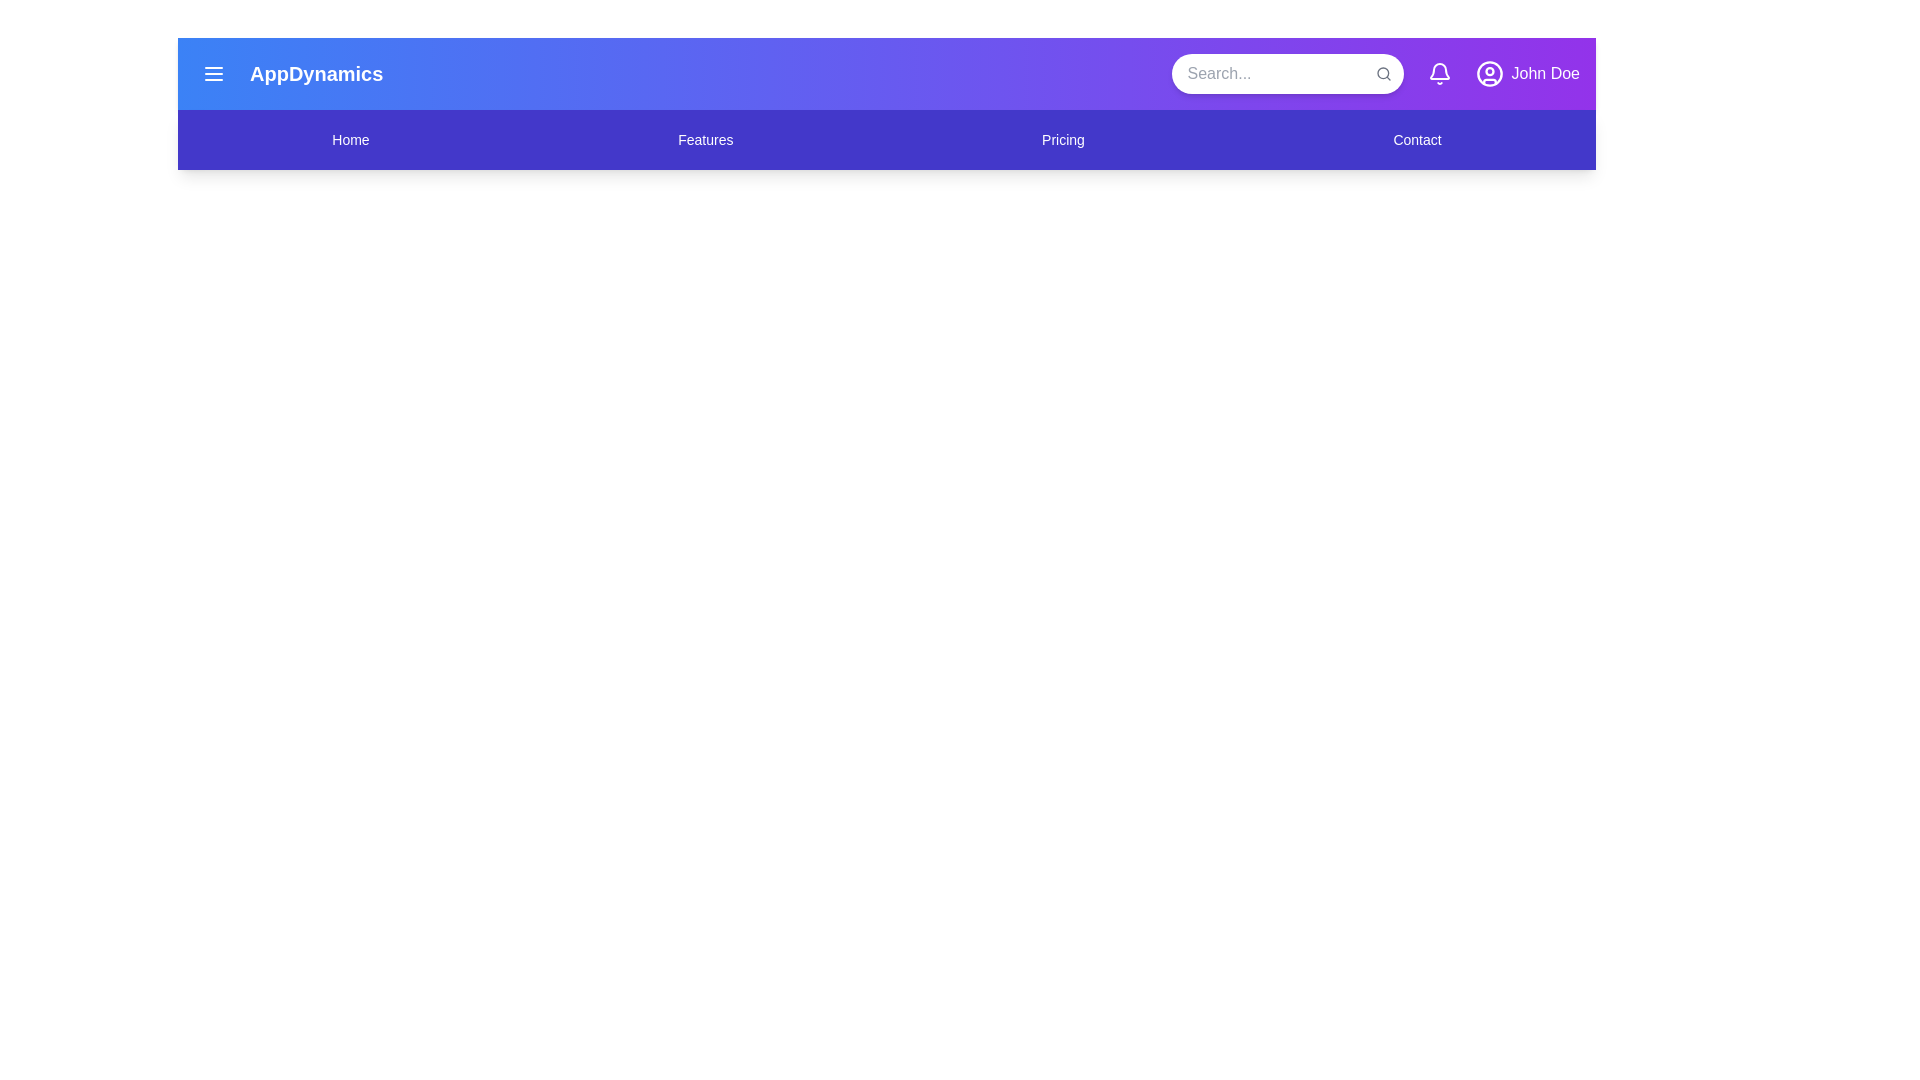 The height and width of the screenshot is (1080, 1920). What do you see at coordinates (1489, 72) in the screenshot?
I see `the user profile icon to view account options` at bounding box center [1489, 72].